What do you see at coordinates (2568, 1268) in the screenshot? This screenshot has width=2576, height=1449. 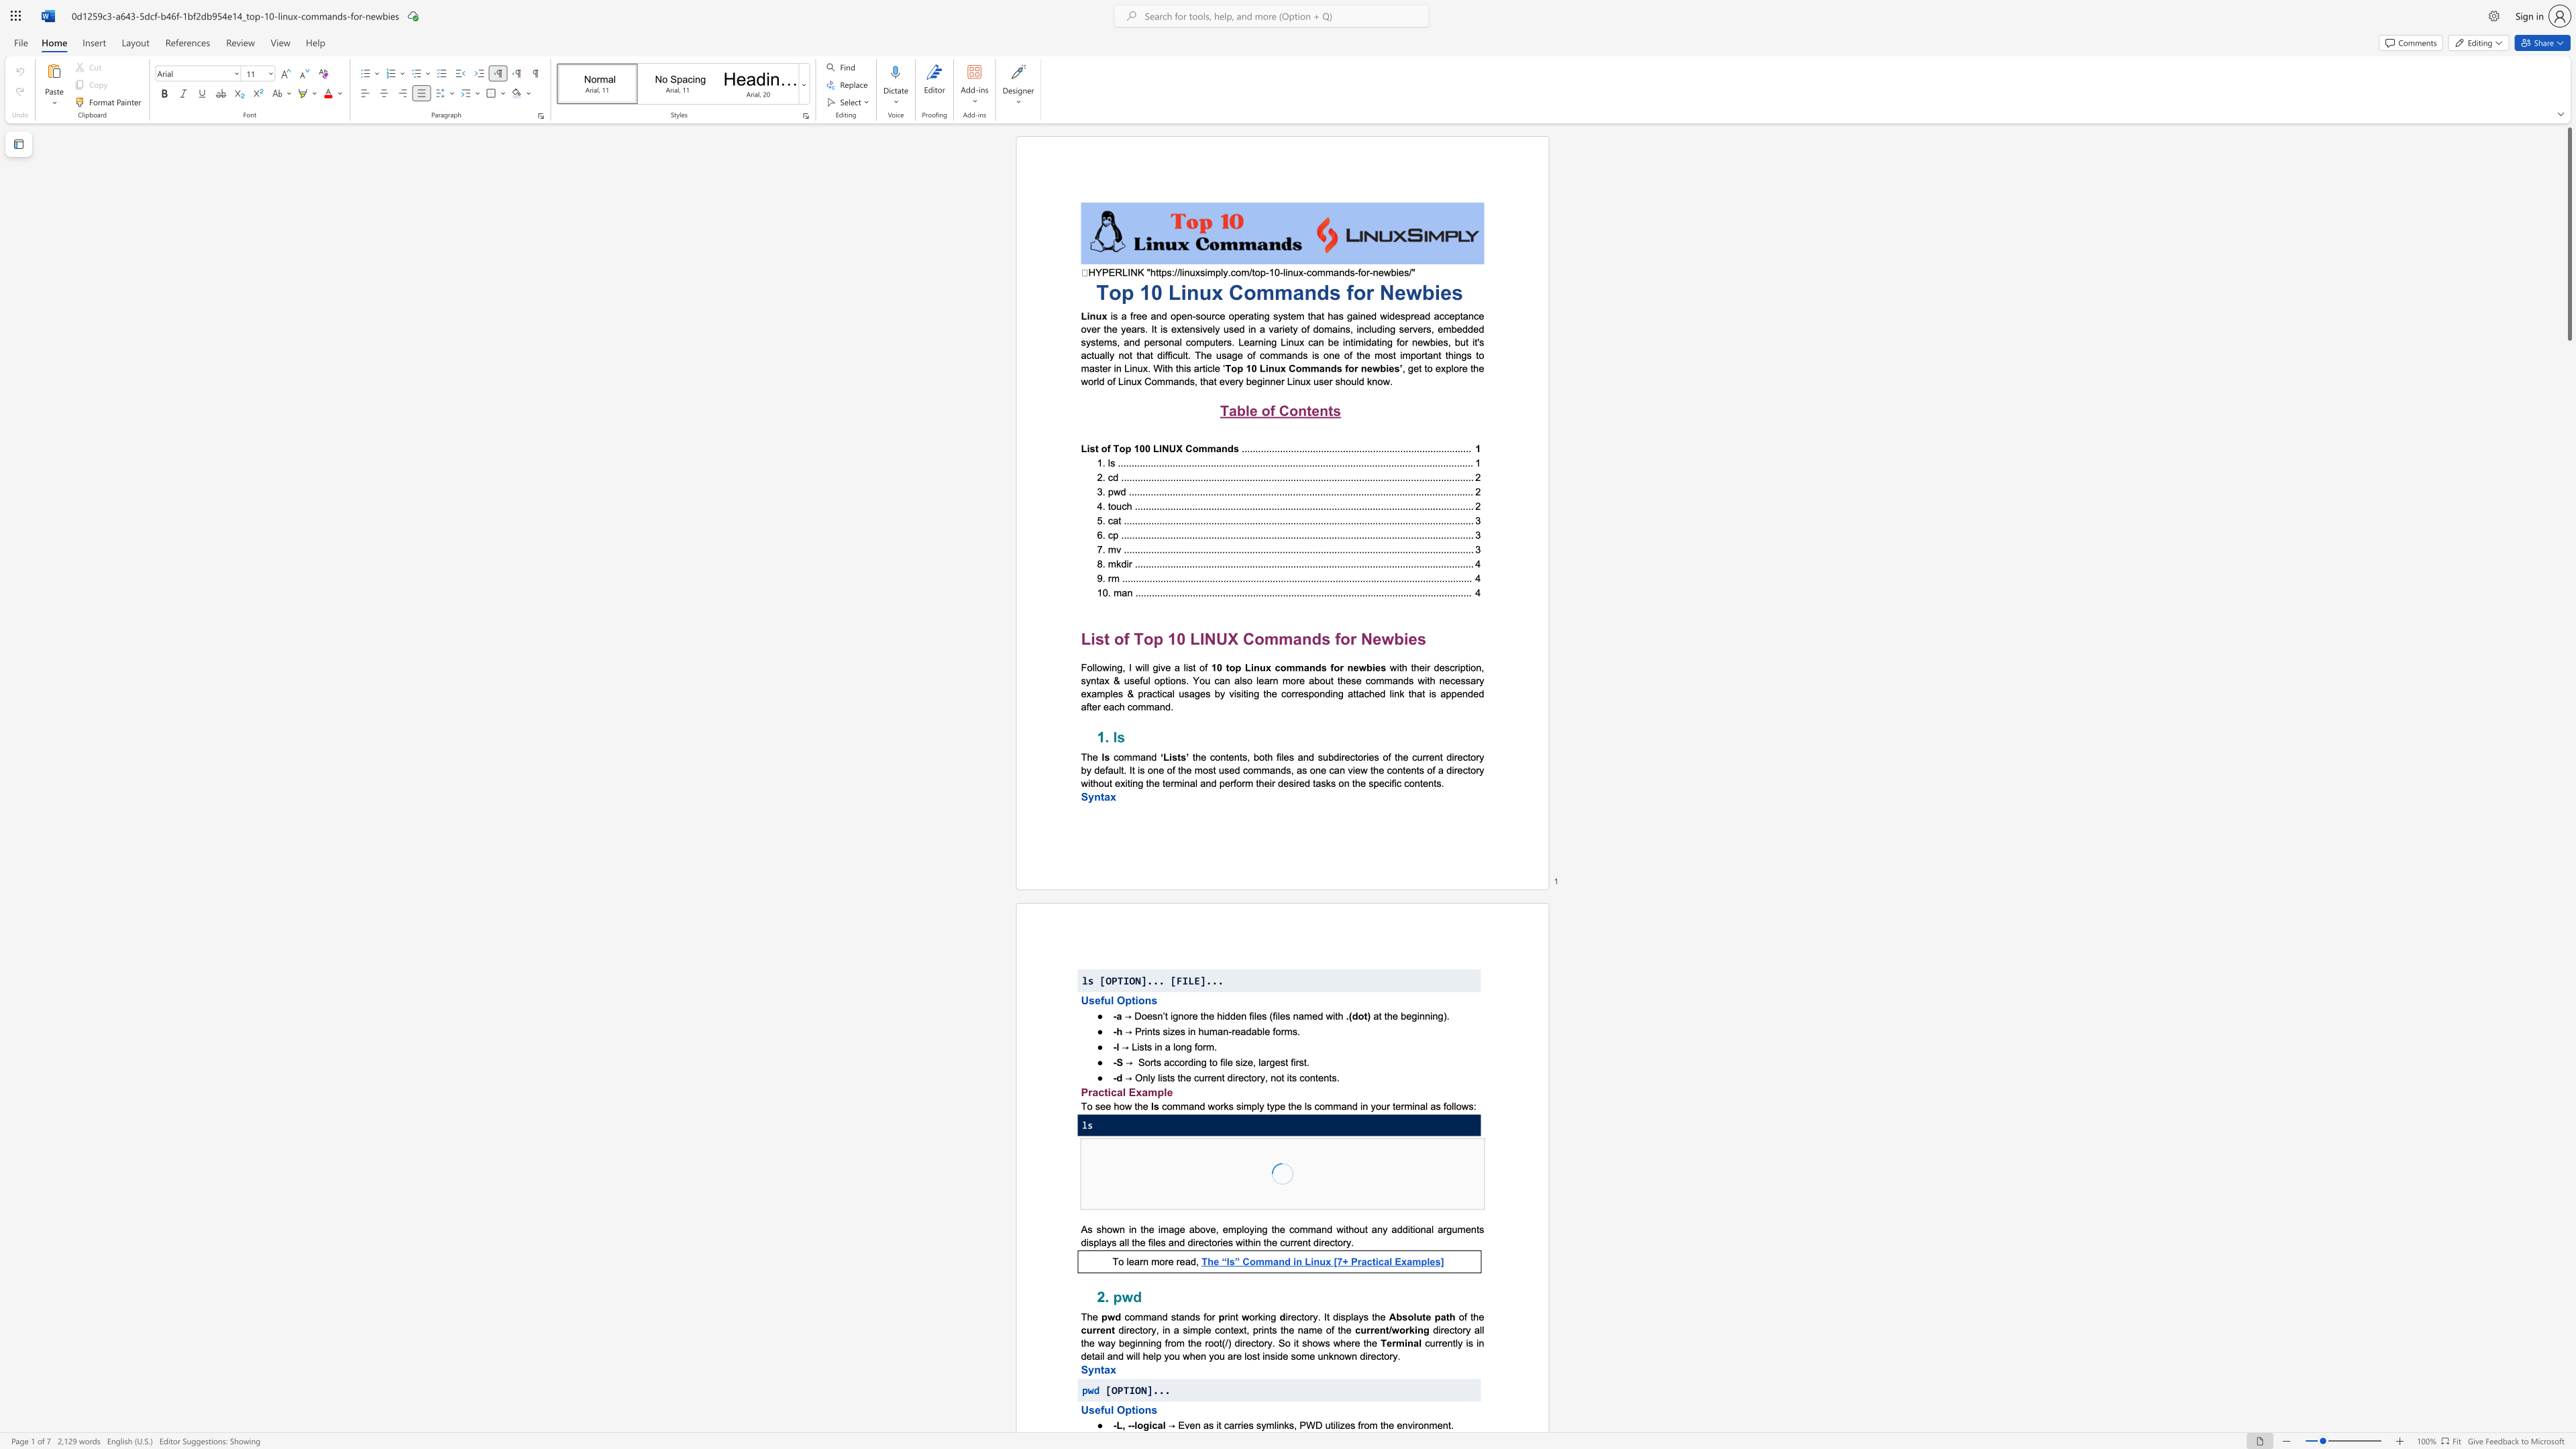 I see `the scrollbar to move the page down` at bounding box center [2568, 1268].